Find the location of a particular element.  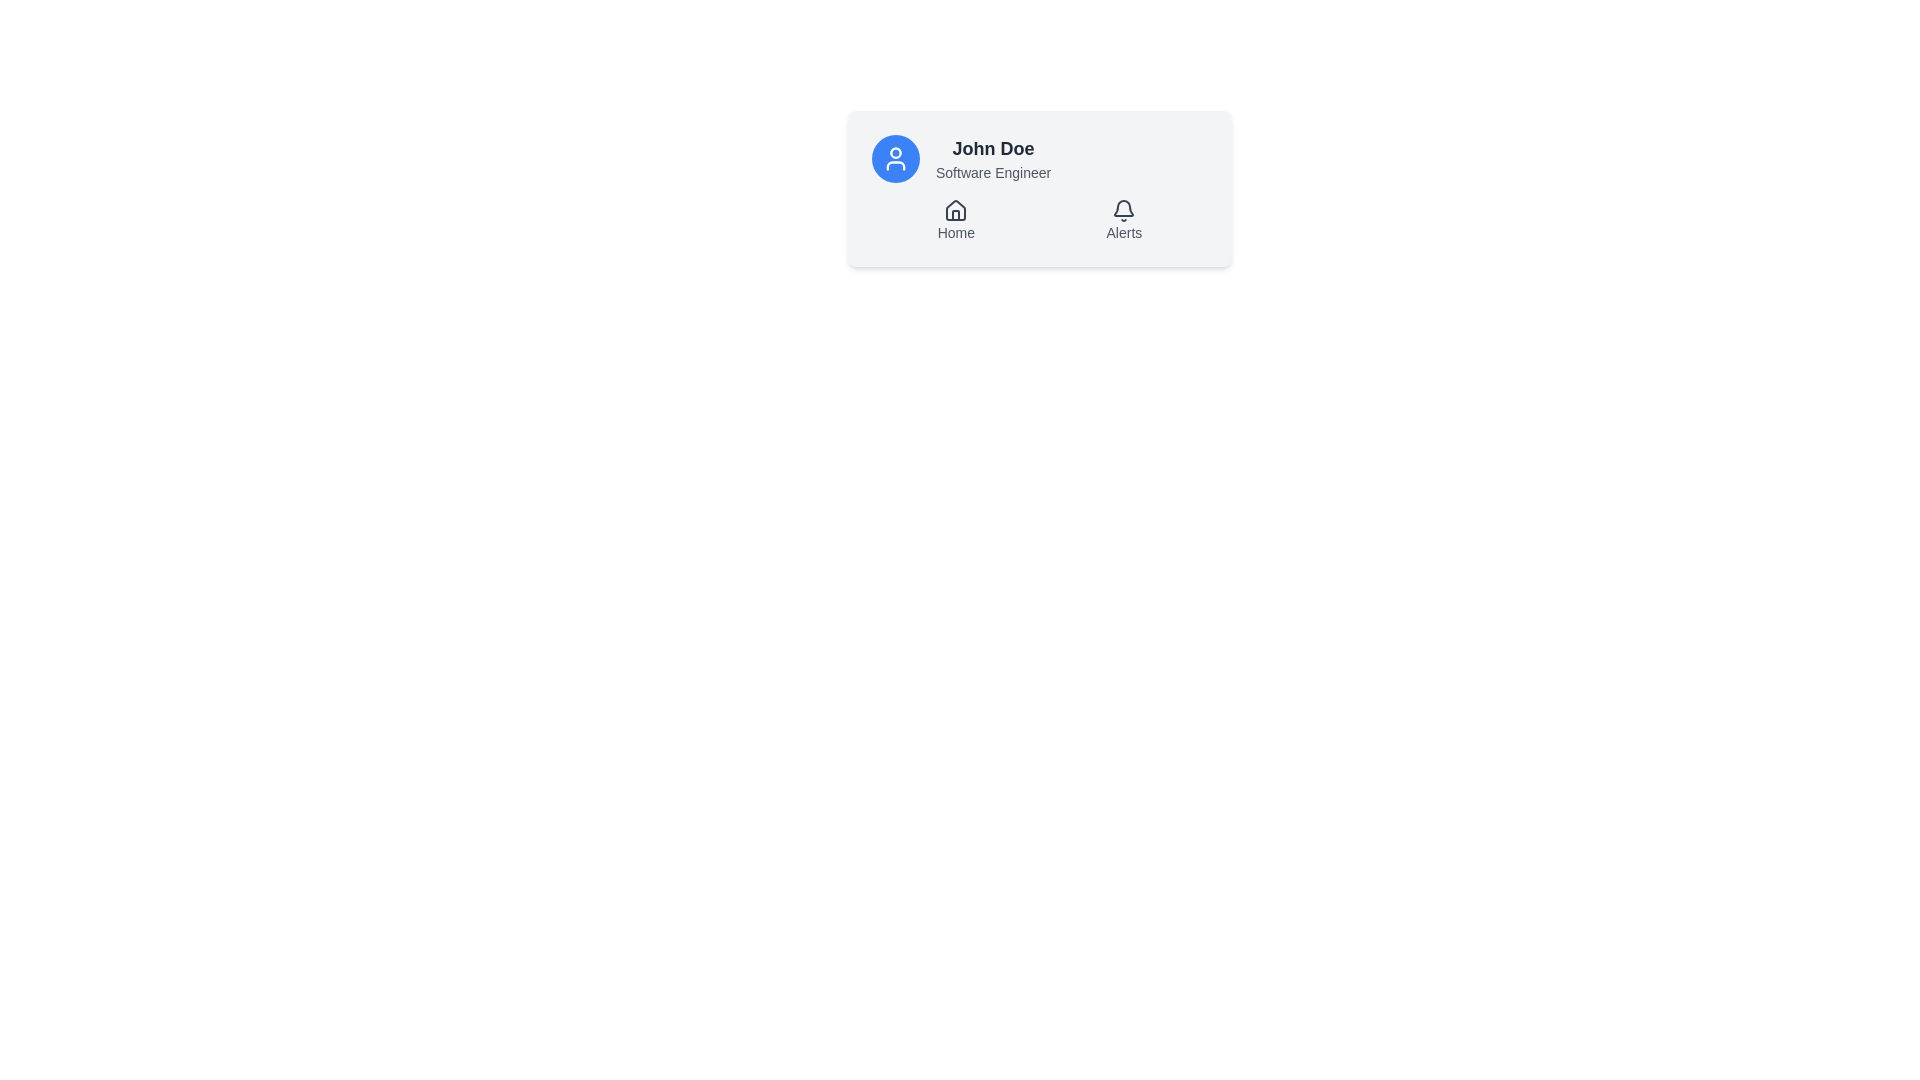

the circular button with a blue background and a white icon of a person is located at coordinates (895, 157).